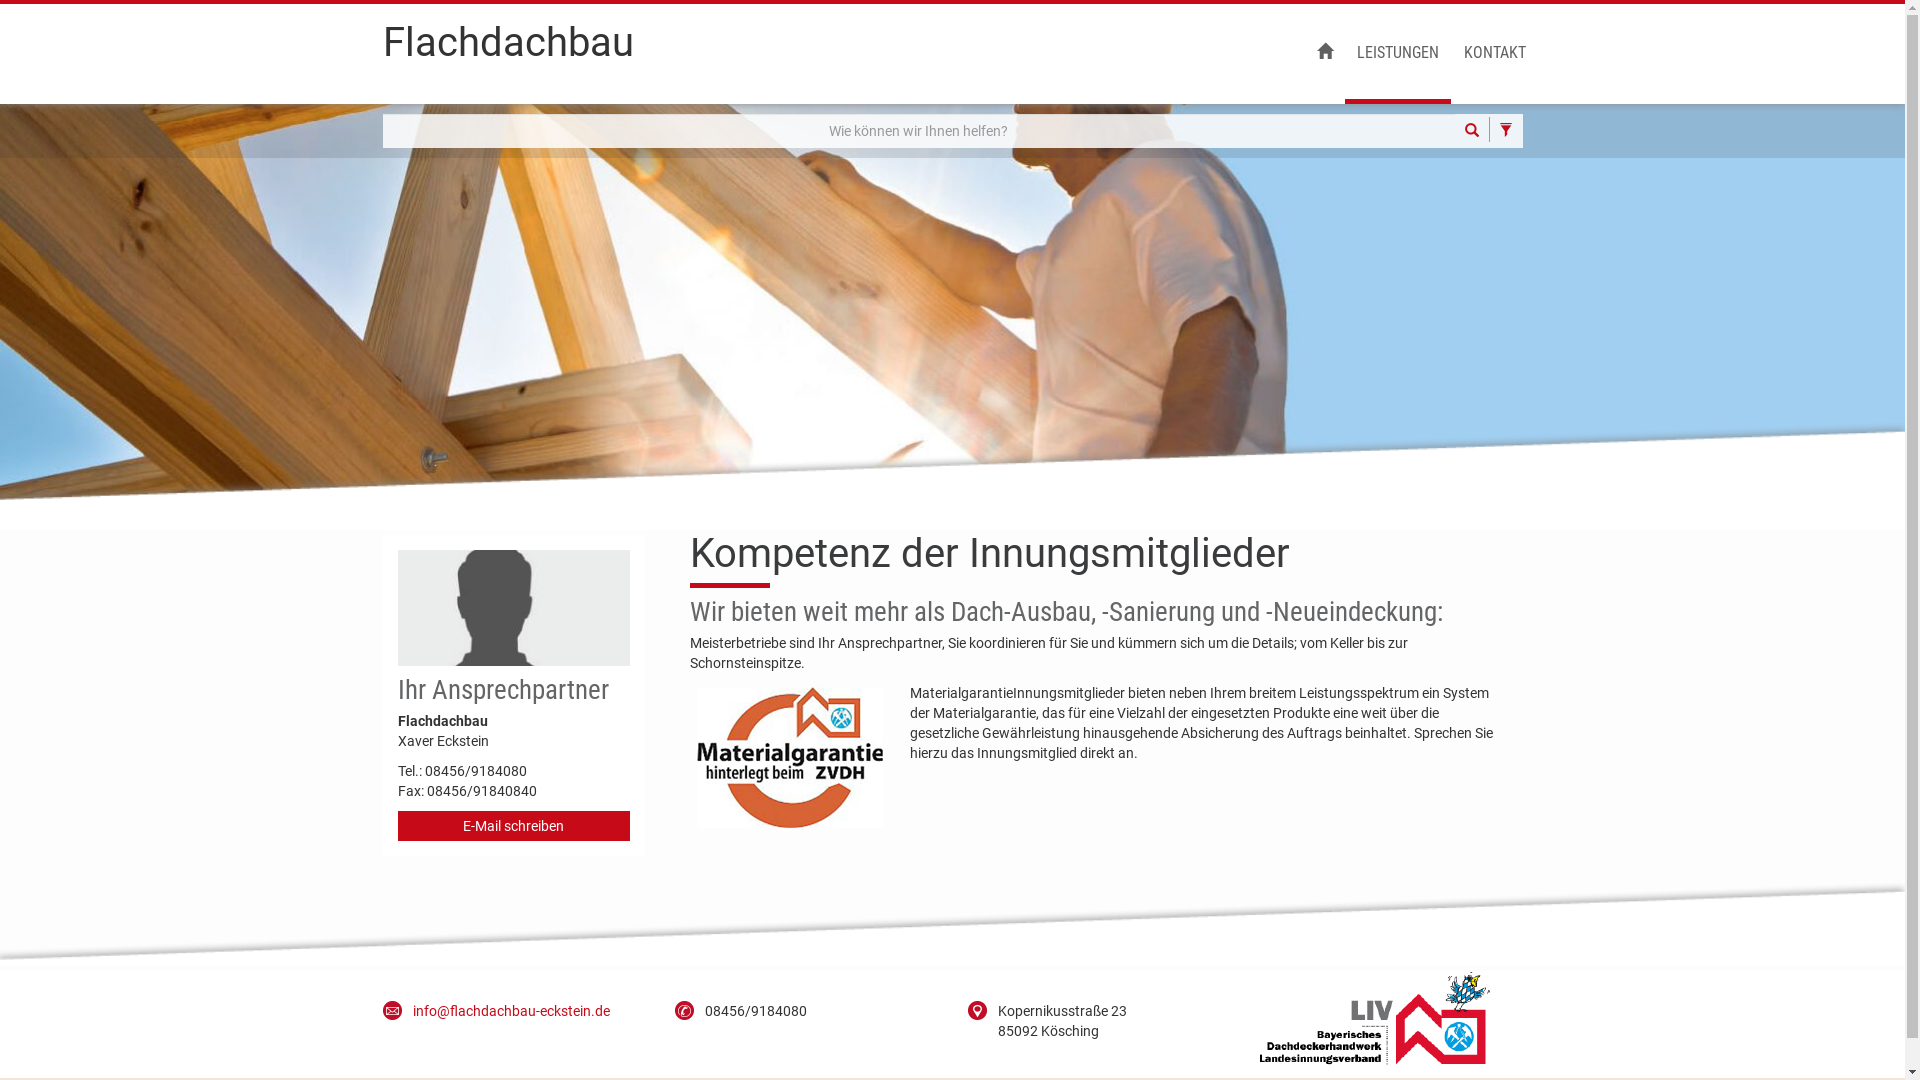 The width and height of the screenshot is (1920, 1080). Describe the element at coordinates (514, 825) in the screenshot. I see `'E-Mail schreiben'` at that location.